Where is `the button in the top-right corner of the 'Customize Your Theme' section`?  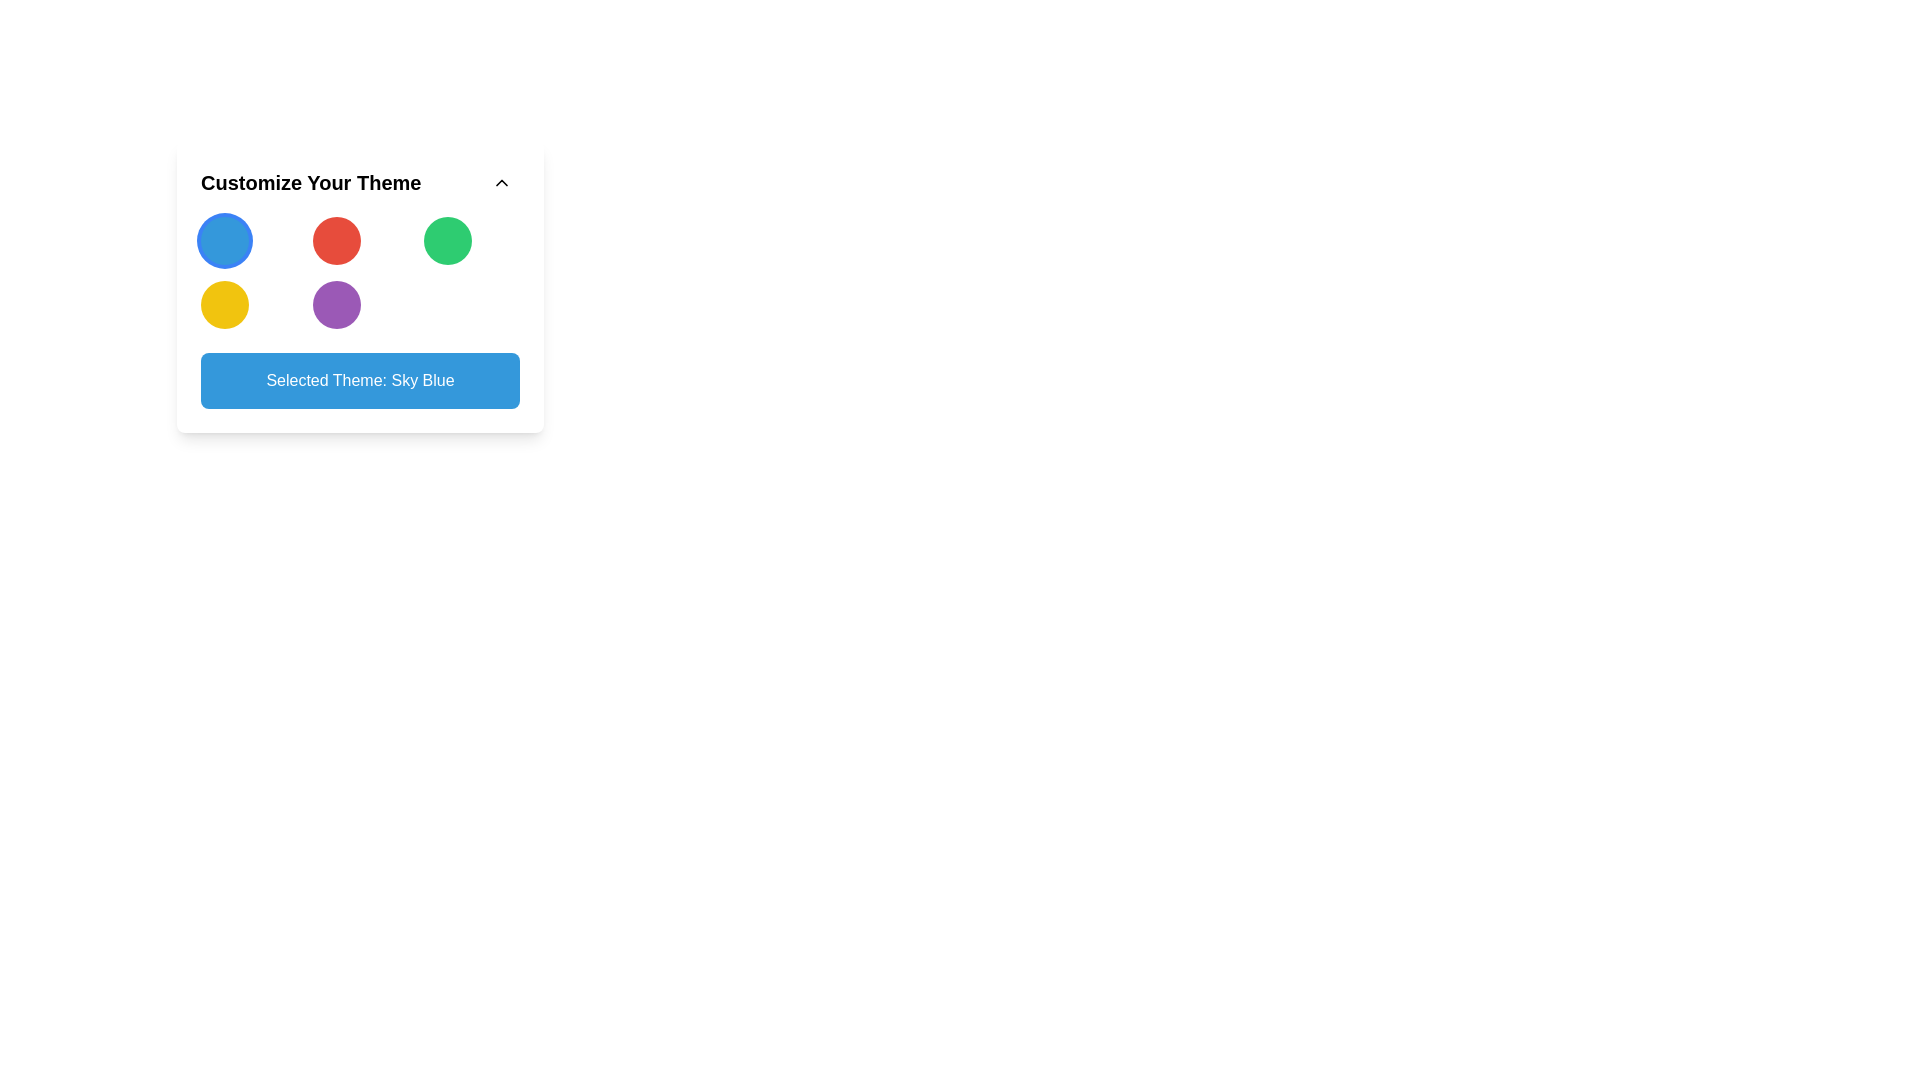 the button in the top-right corner of the 'Customize Your Theme' section is located at coordinates (502, 182).